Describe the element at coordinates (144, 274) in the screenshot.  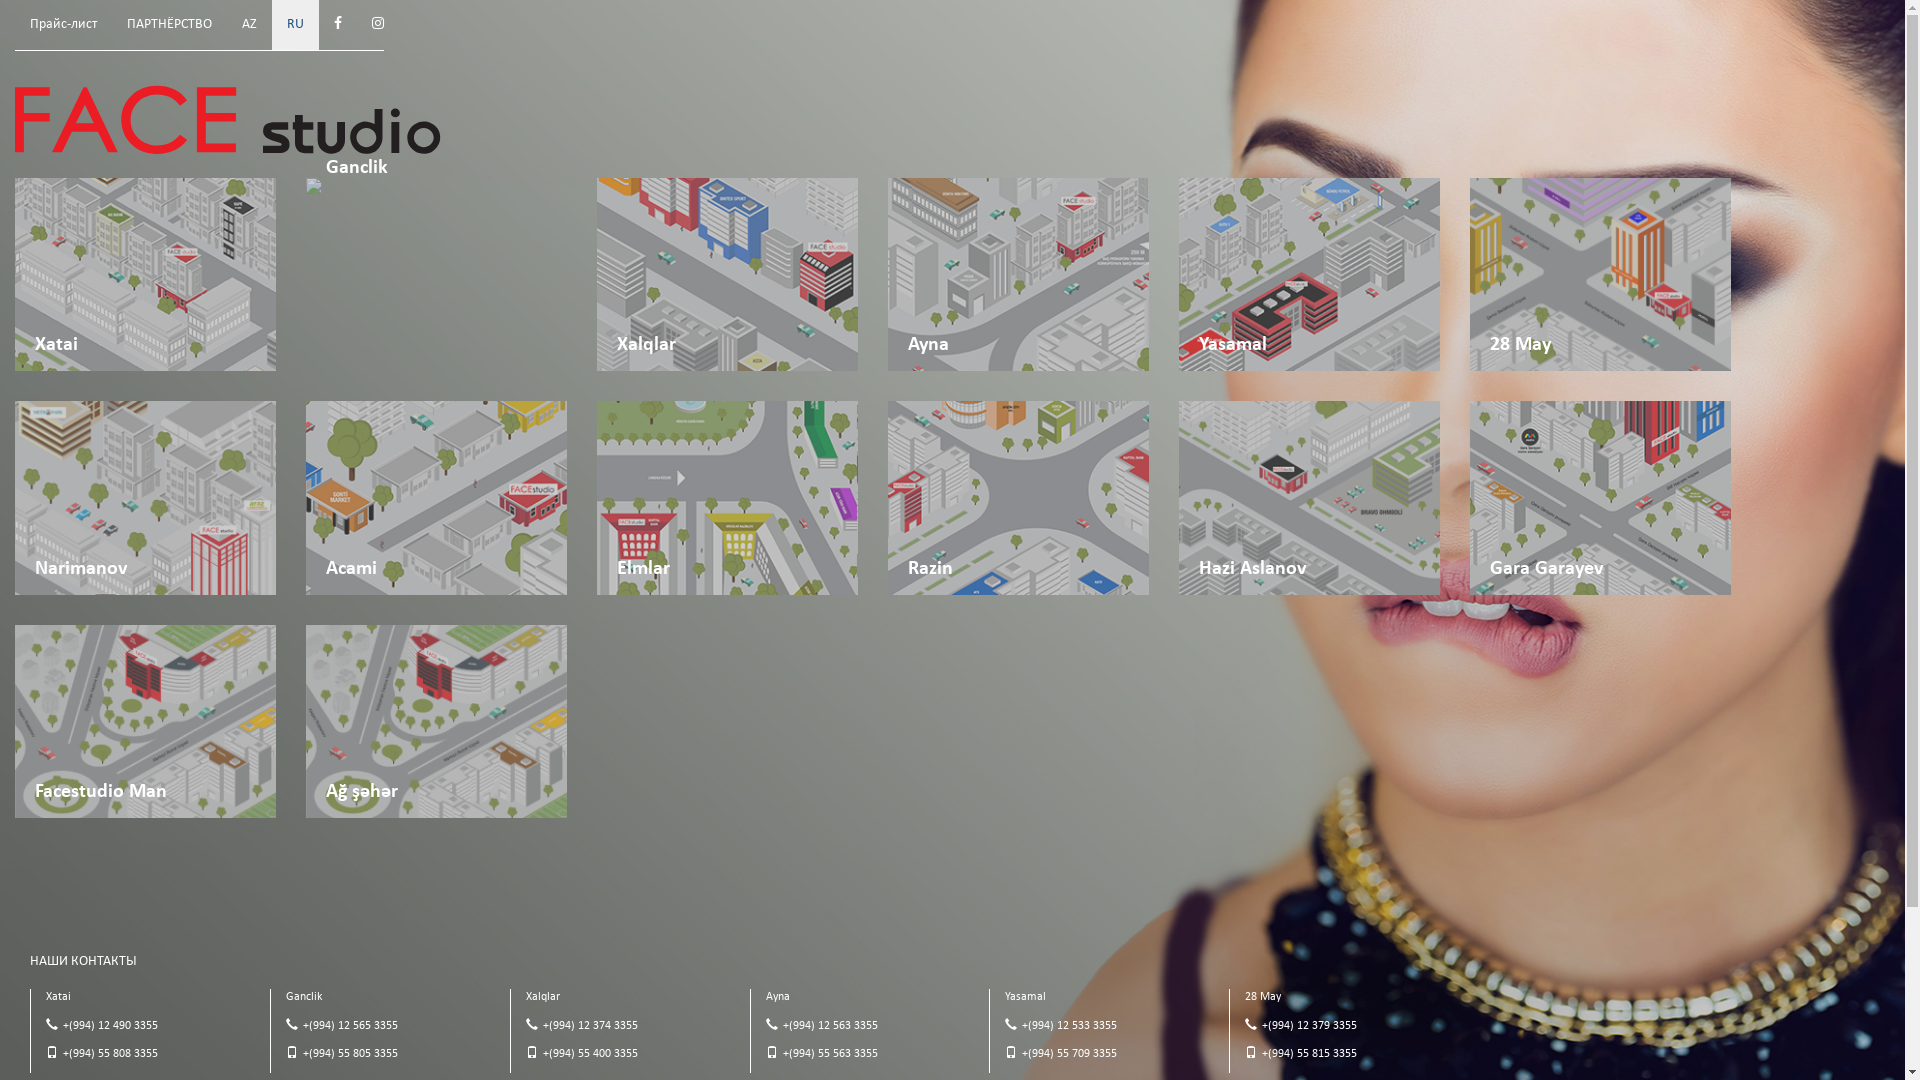
I see `'Xatai'` at that location.